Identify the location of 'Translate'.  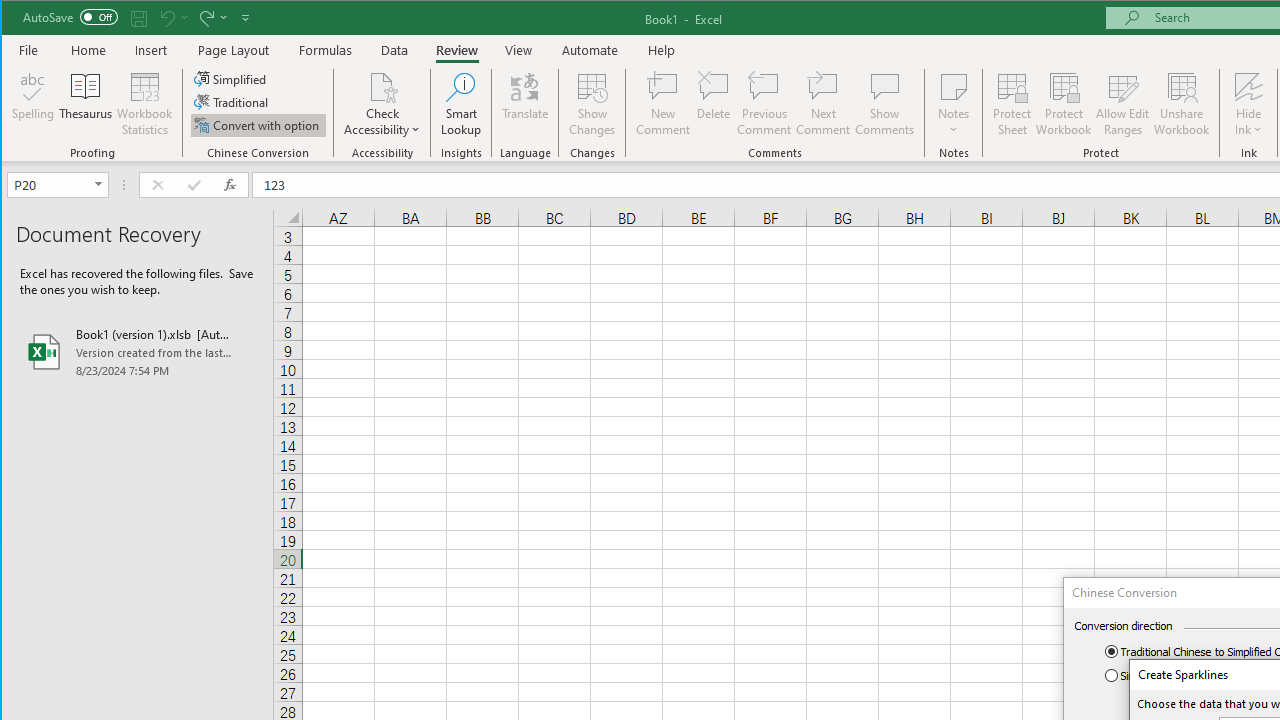
(525, 104).